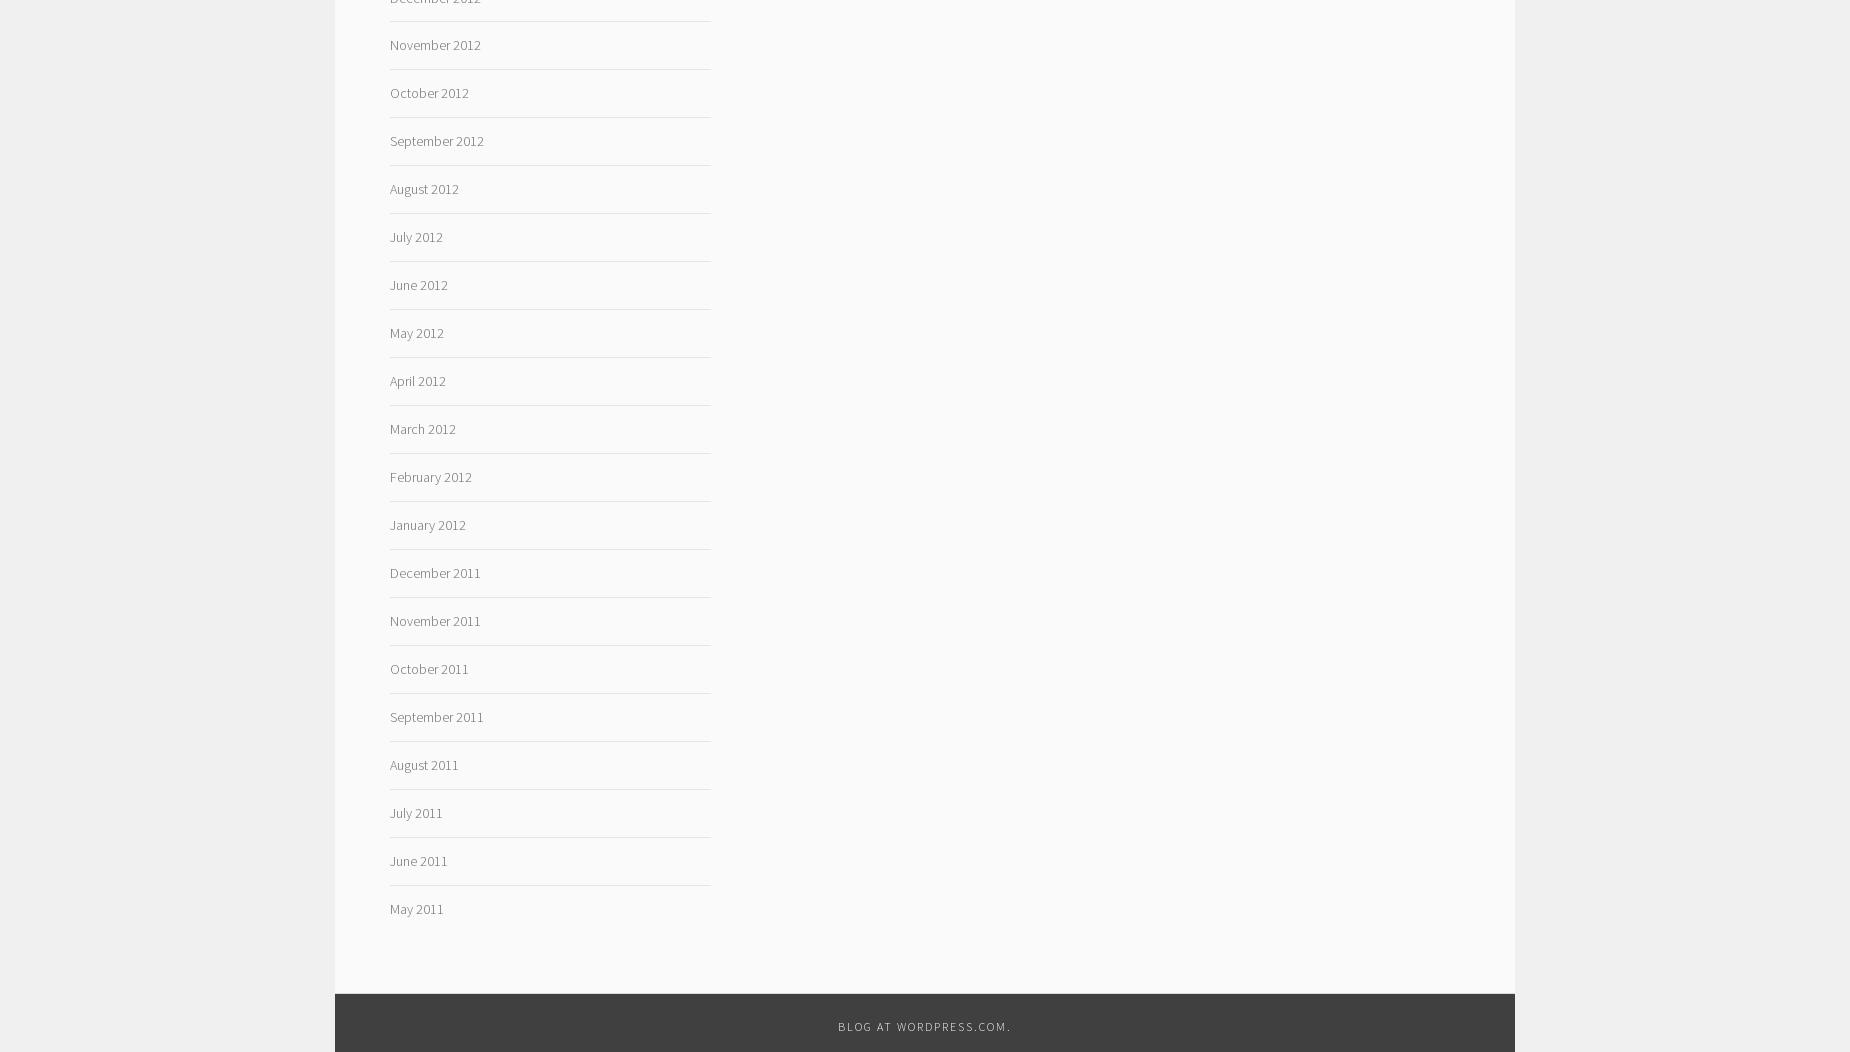 The image size is (1850, 1052). What do you see at coordinates (433, 620) in the screenshot?
I see `'November 2011'` at bounding box center [433, 620].